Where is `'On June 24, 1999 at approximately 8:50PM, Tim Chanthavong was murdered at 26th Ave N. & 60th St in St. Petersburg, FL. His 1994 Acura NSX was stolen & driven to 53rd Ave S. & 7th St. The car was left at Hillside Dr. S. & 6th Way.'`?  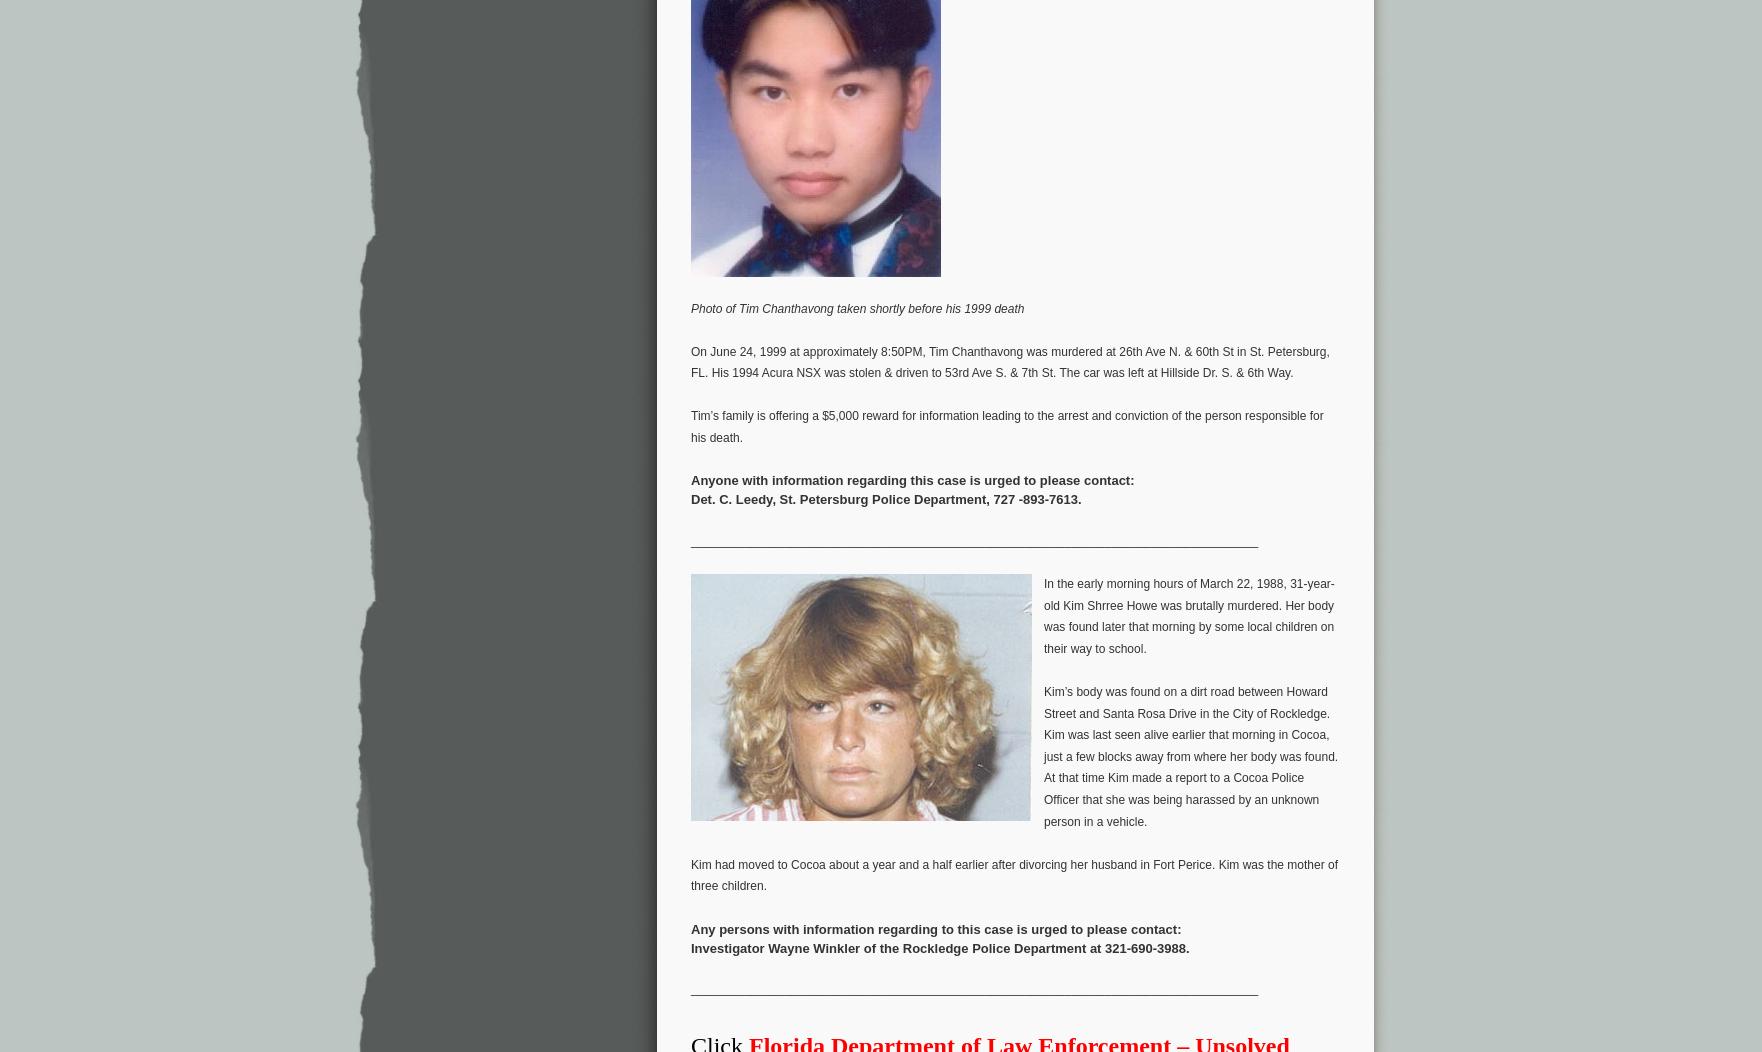
'On June 24, 1999 at approximately 8:50PM, Tim Chanthavong was murdered at 26th Ave N. & 60th St in St. Petersburg, FL. His 1994 Acura NSX was stolen & driven to 53rd Ave S. & 7th St. The car was left at Hillside Dr. S. & 6th Way.' is located at coordinates (1009, 361).